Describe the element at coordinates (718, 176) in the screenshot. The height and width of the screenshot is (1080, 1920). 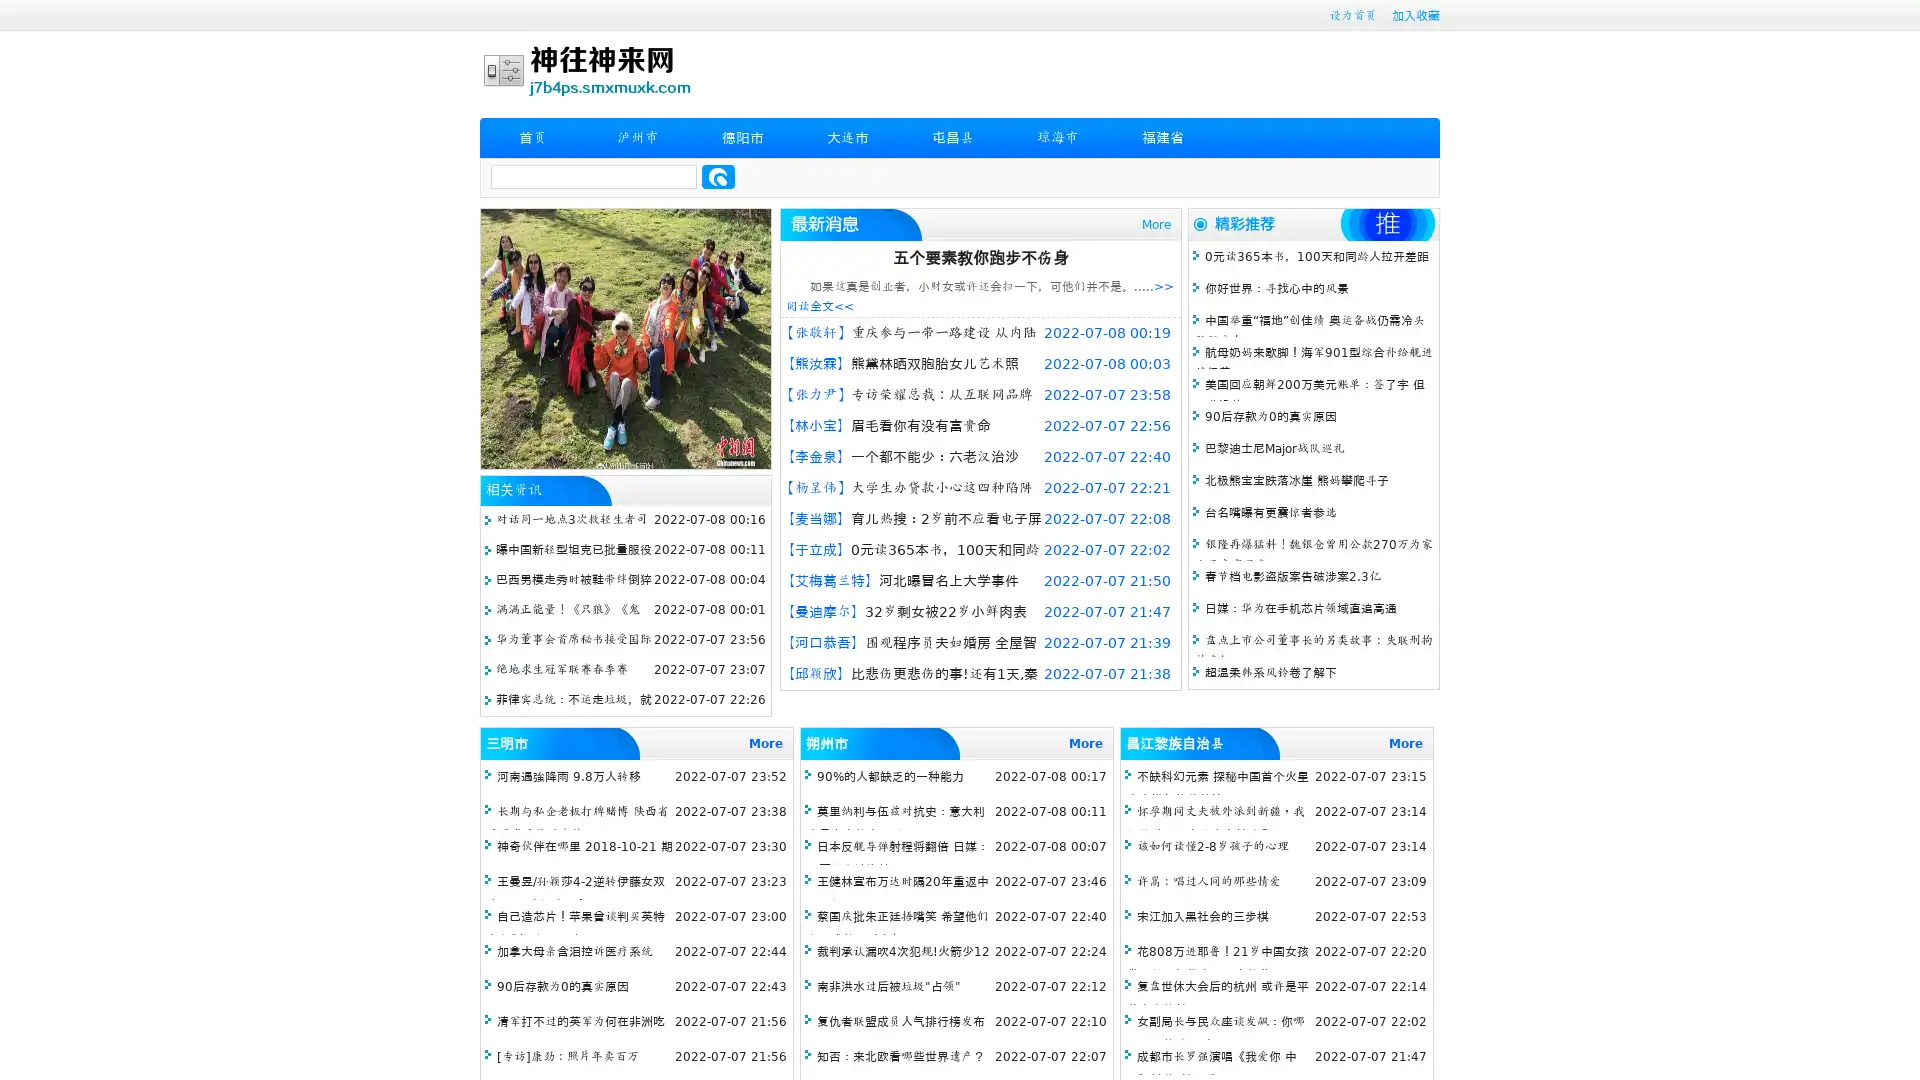
I see `Search` at that location.